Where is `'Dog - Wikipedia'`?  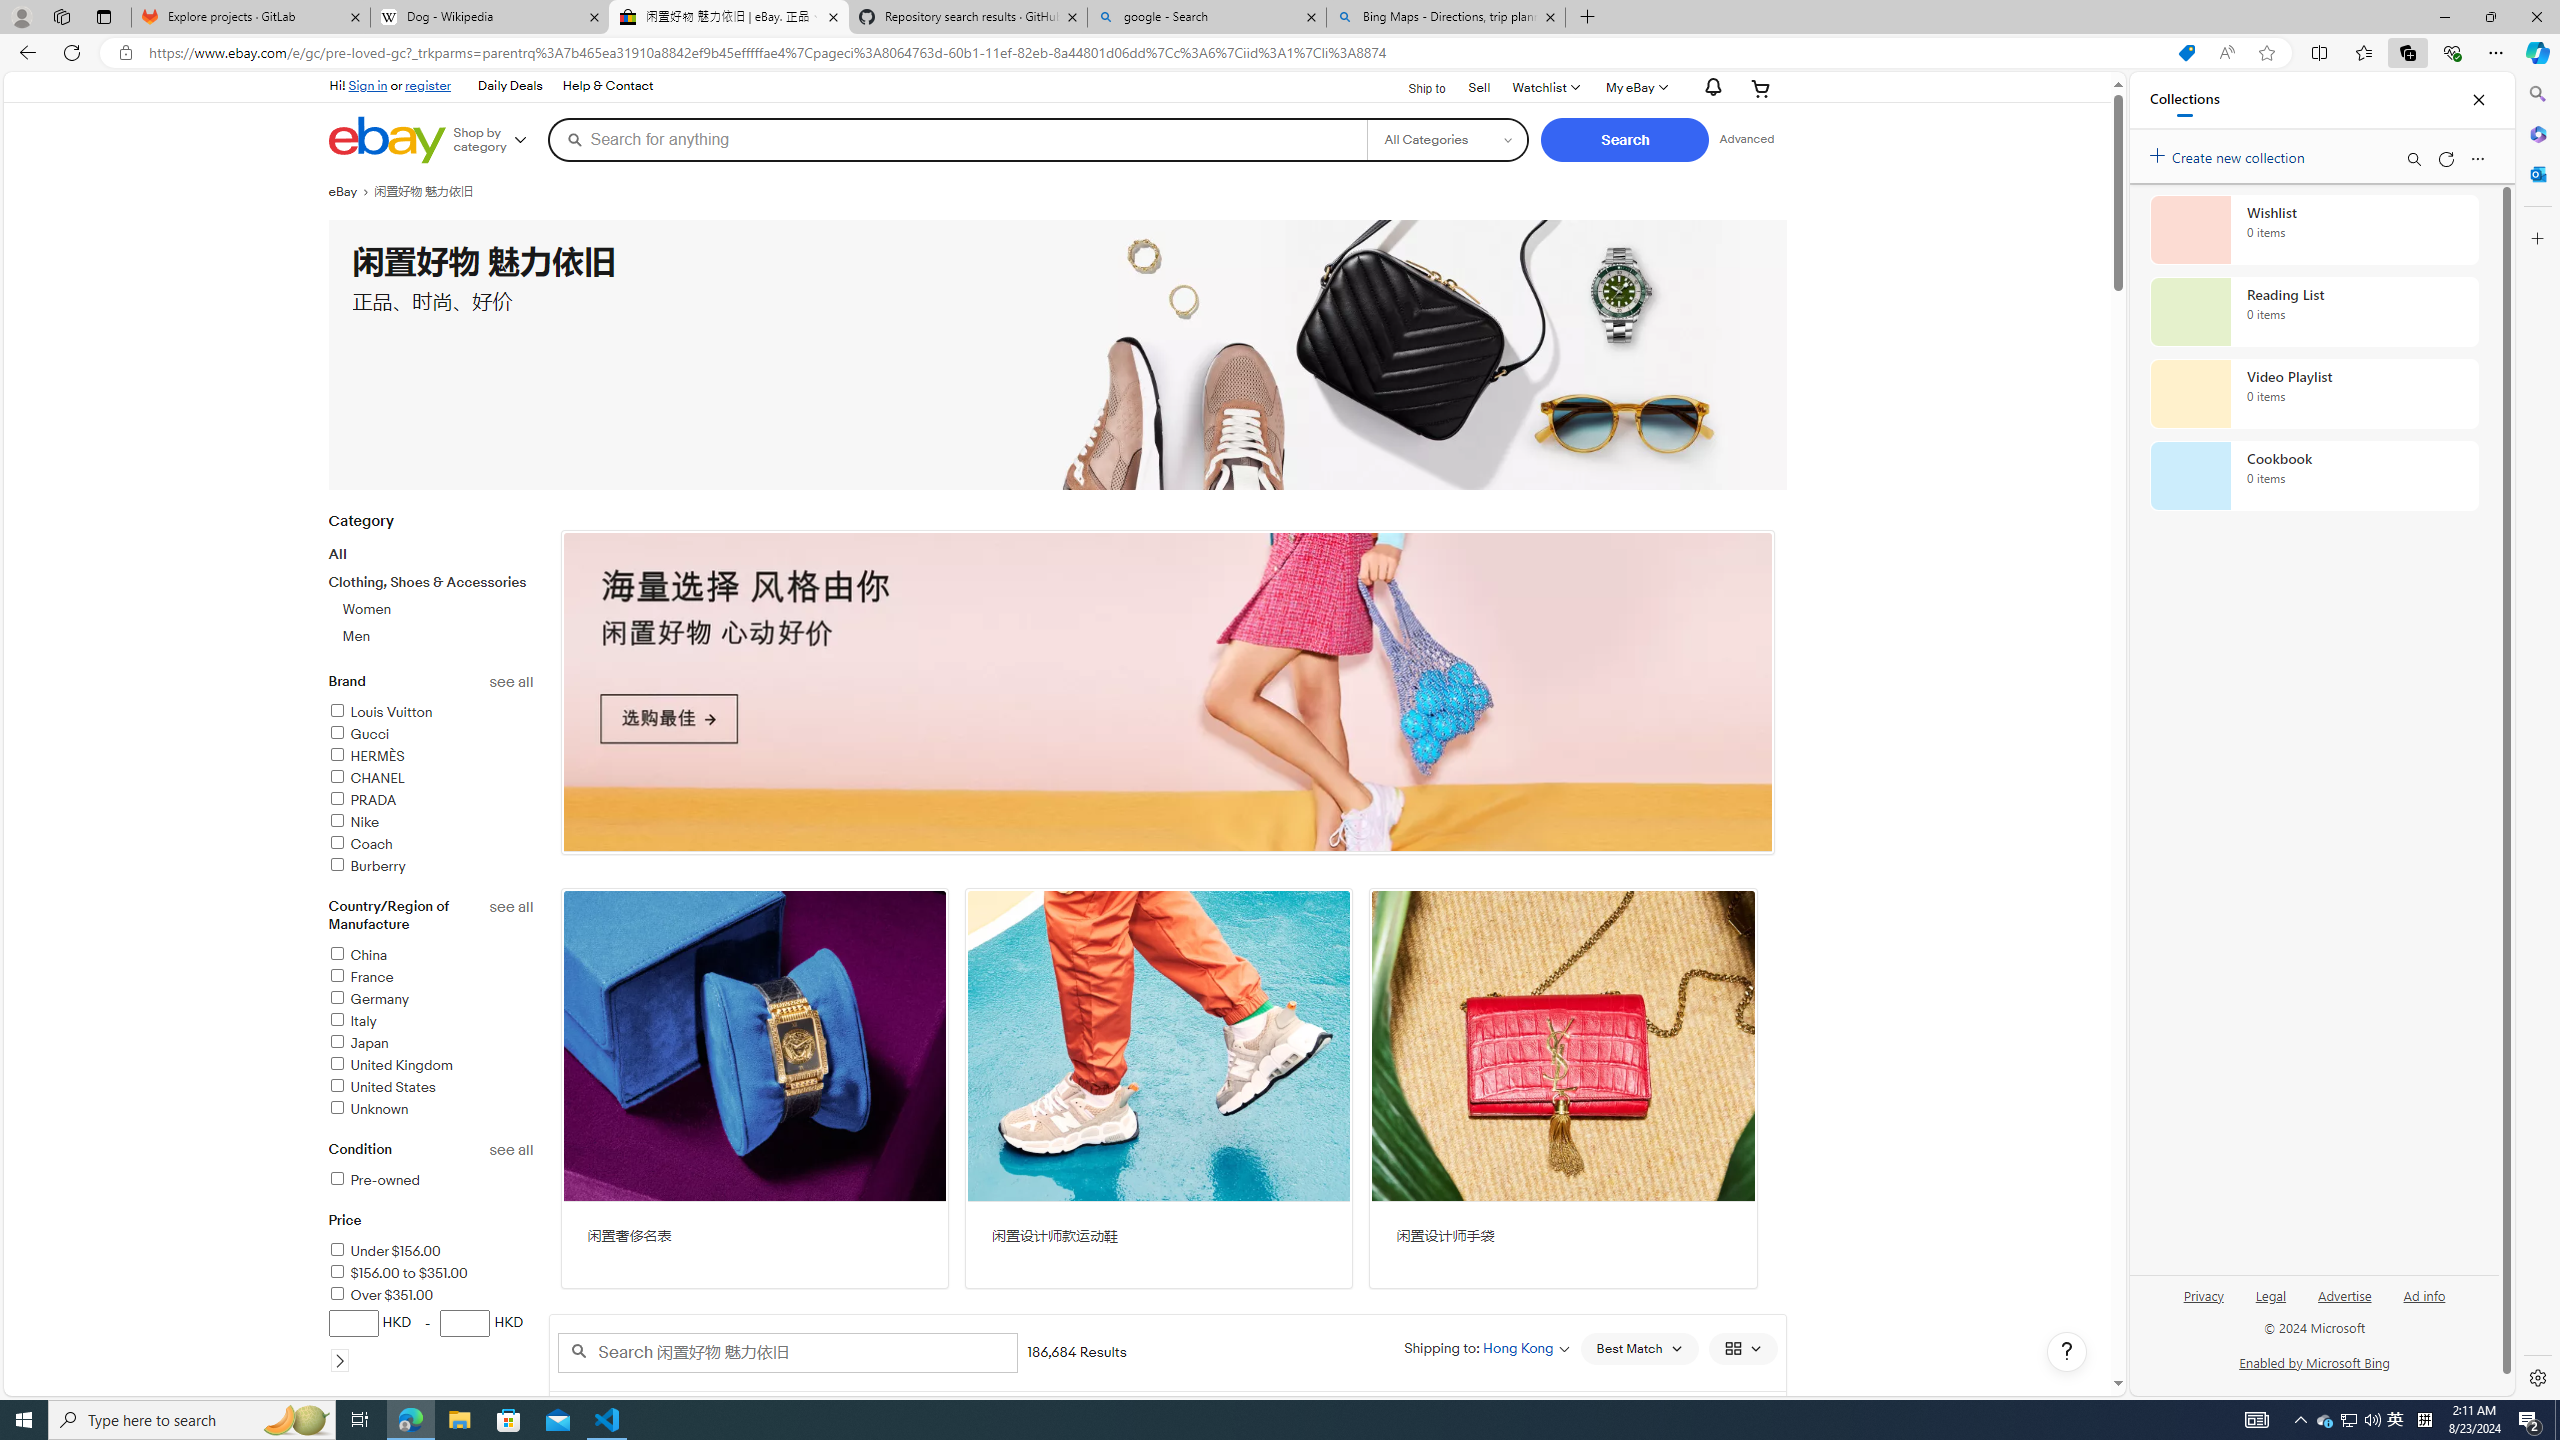
'Dog - Wikipedia' is located at coordinates (488, 16).